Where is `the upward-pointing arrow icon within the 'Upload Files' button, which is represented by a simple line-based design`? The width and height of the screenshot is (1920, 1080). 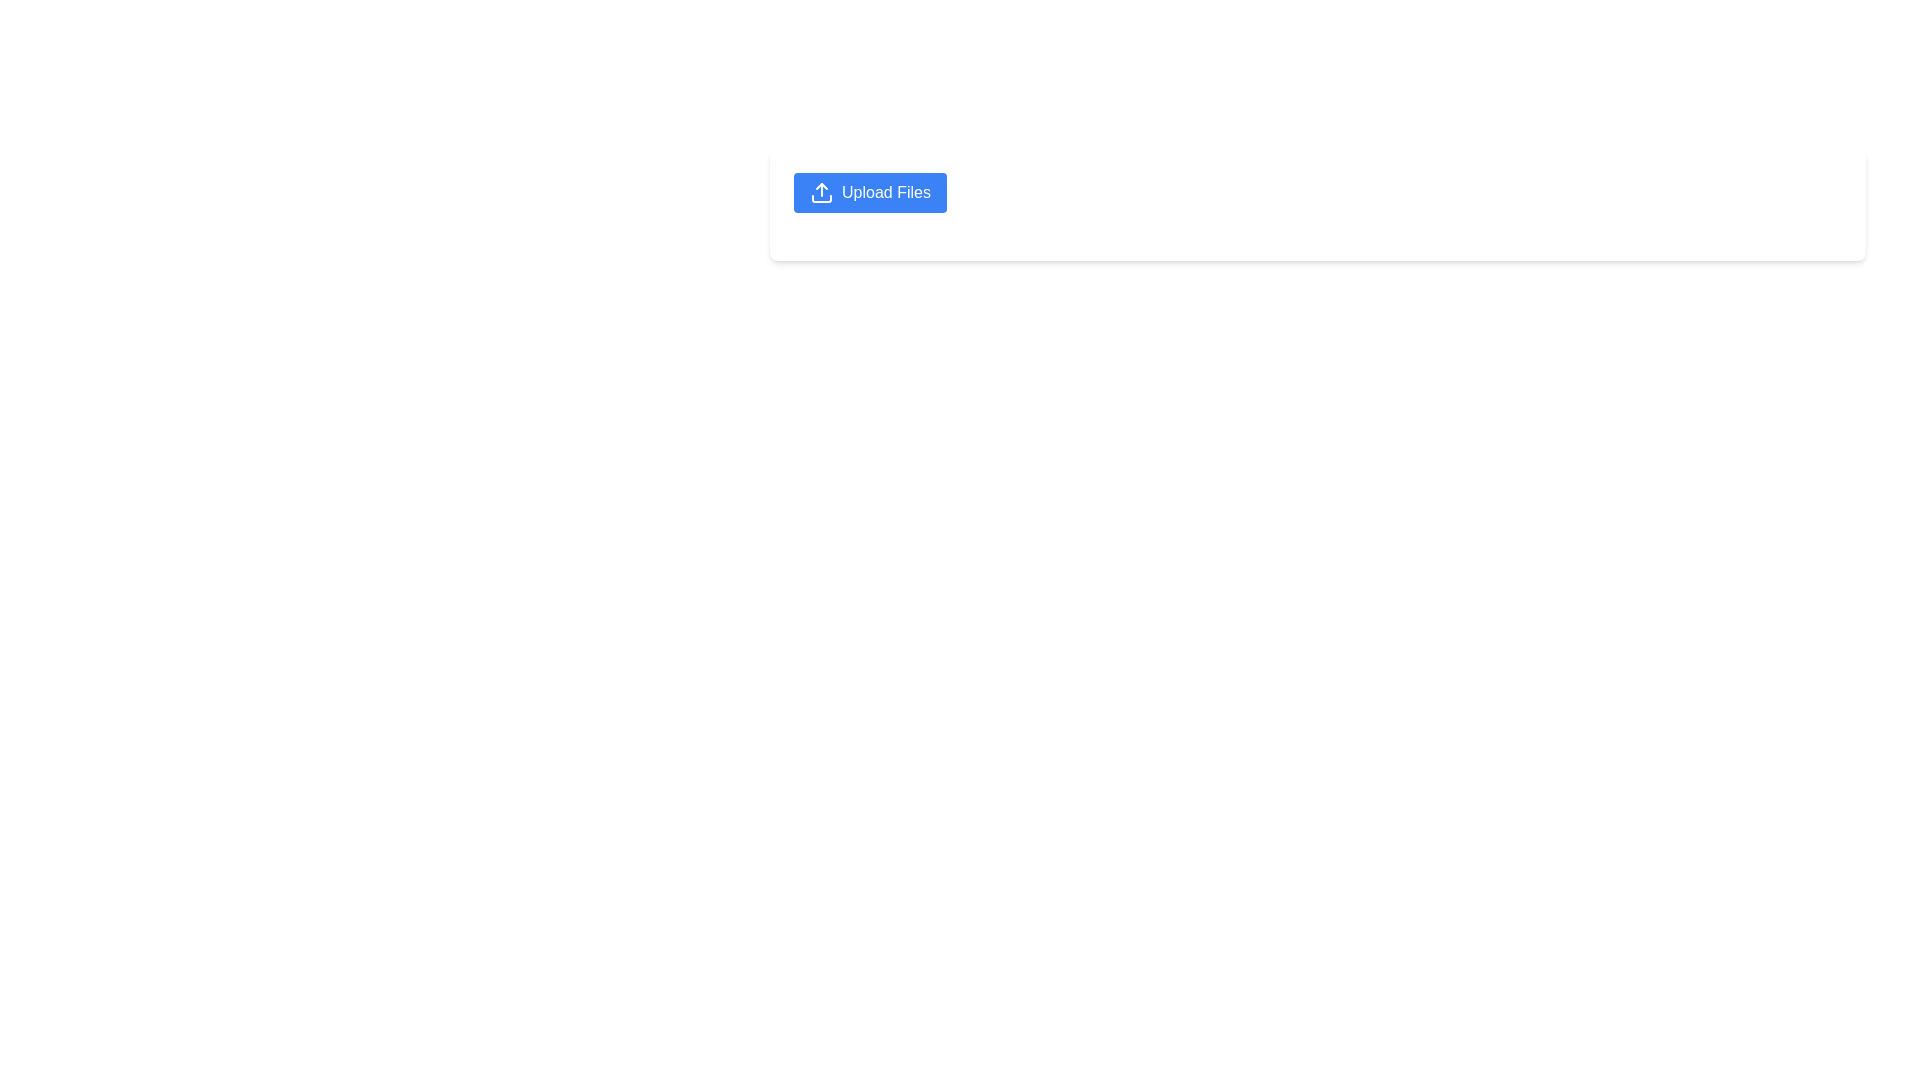 the upward-pointing arrow icon within the 'Upload Files' button, which is represented by a simple line-based design is located at coordinates (821, 192).